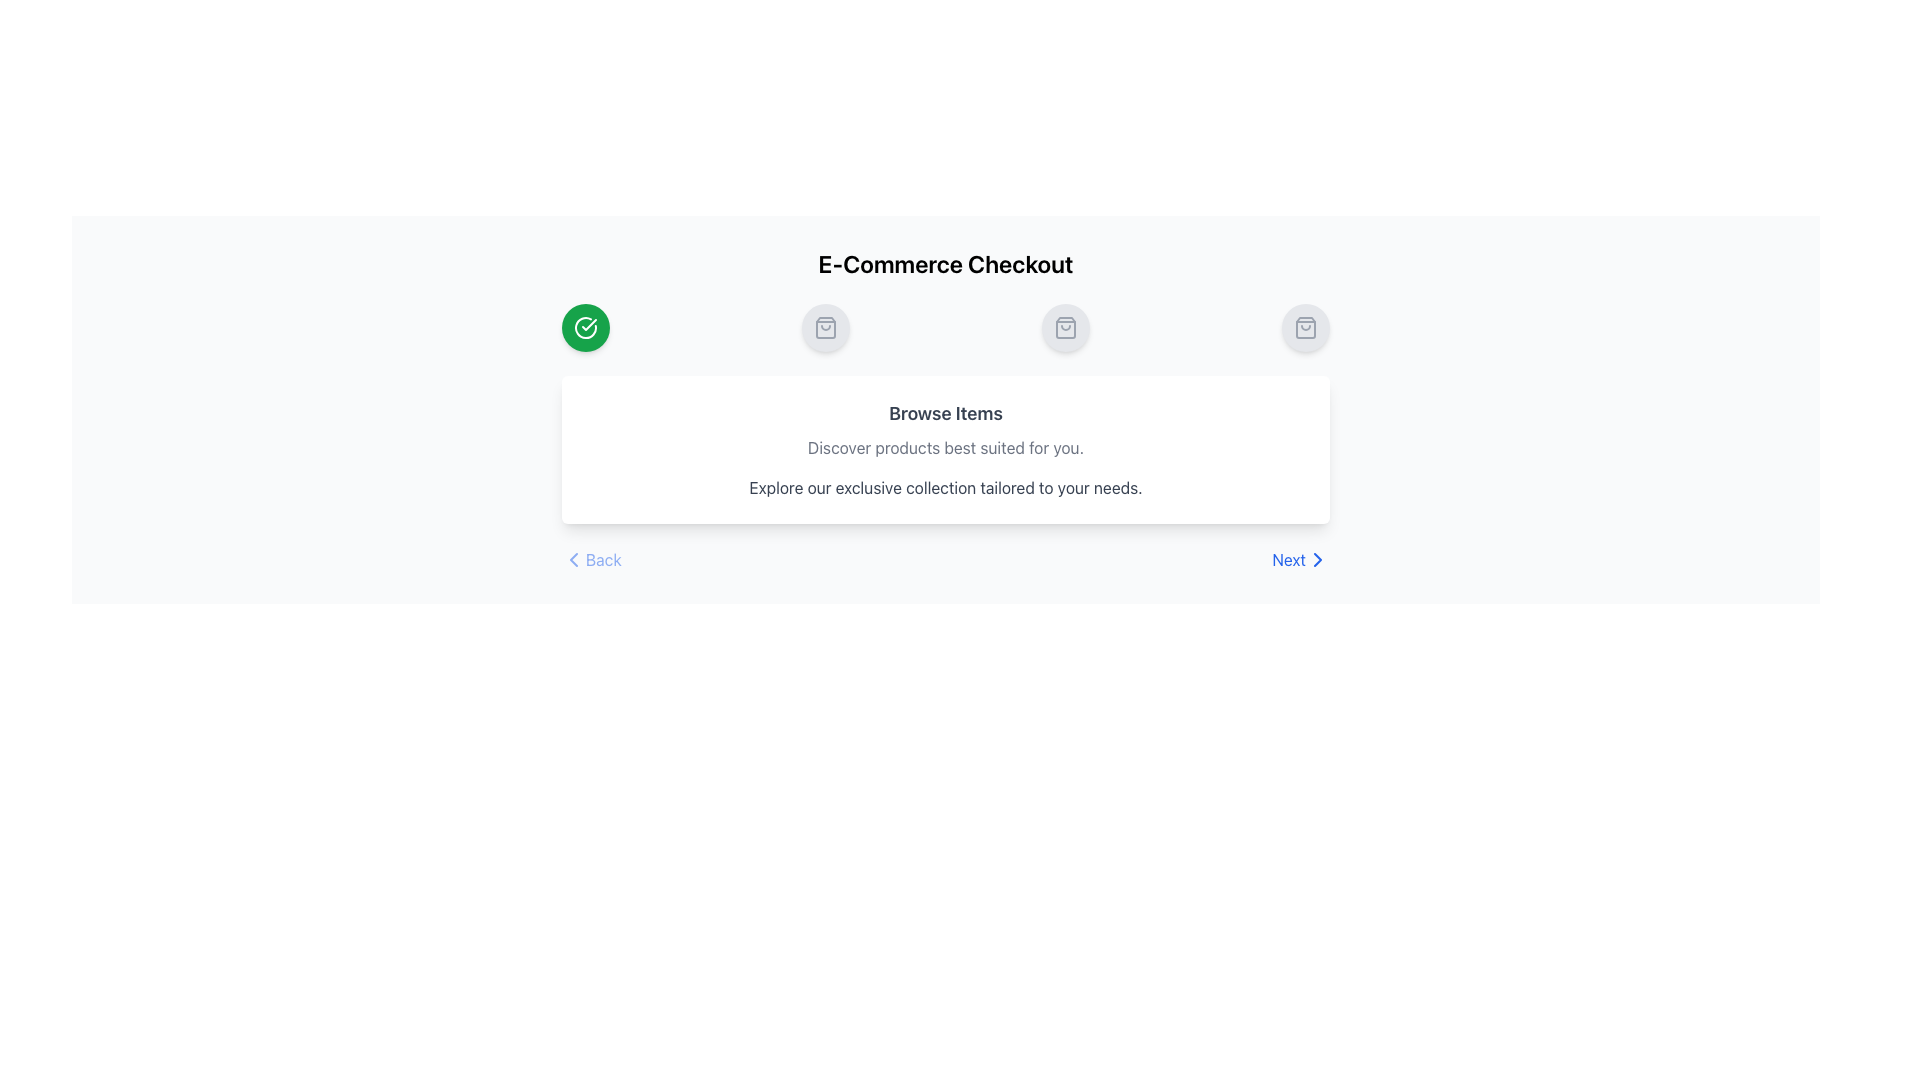 This screenshot has width=1920, height=1080. Describe the element at coordinates (1064, 326) in the screenshot. I see `the circular button with a light gray background and a shopping bag icon` at that location.